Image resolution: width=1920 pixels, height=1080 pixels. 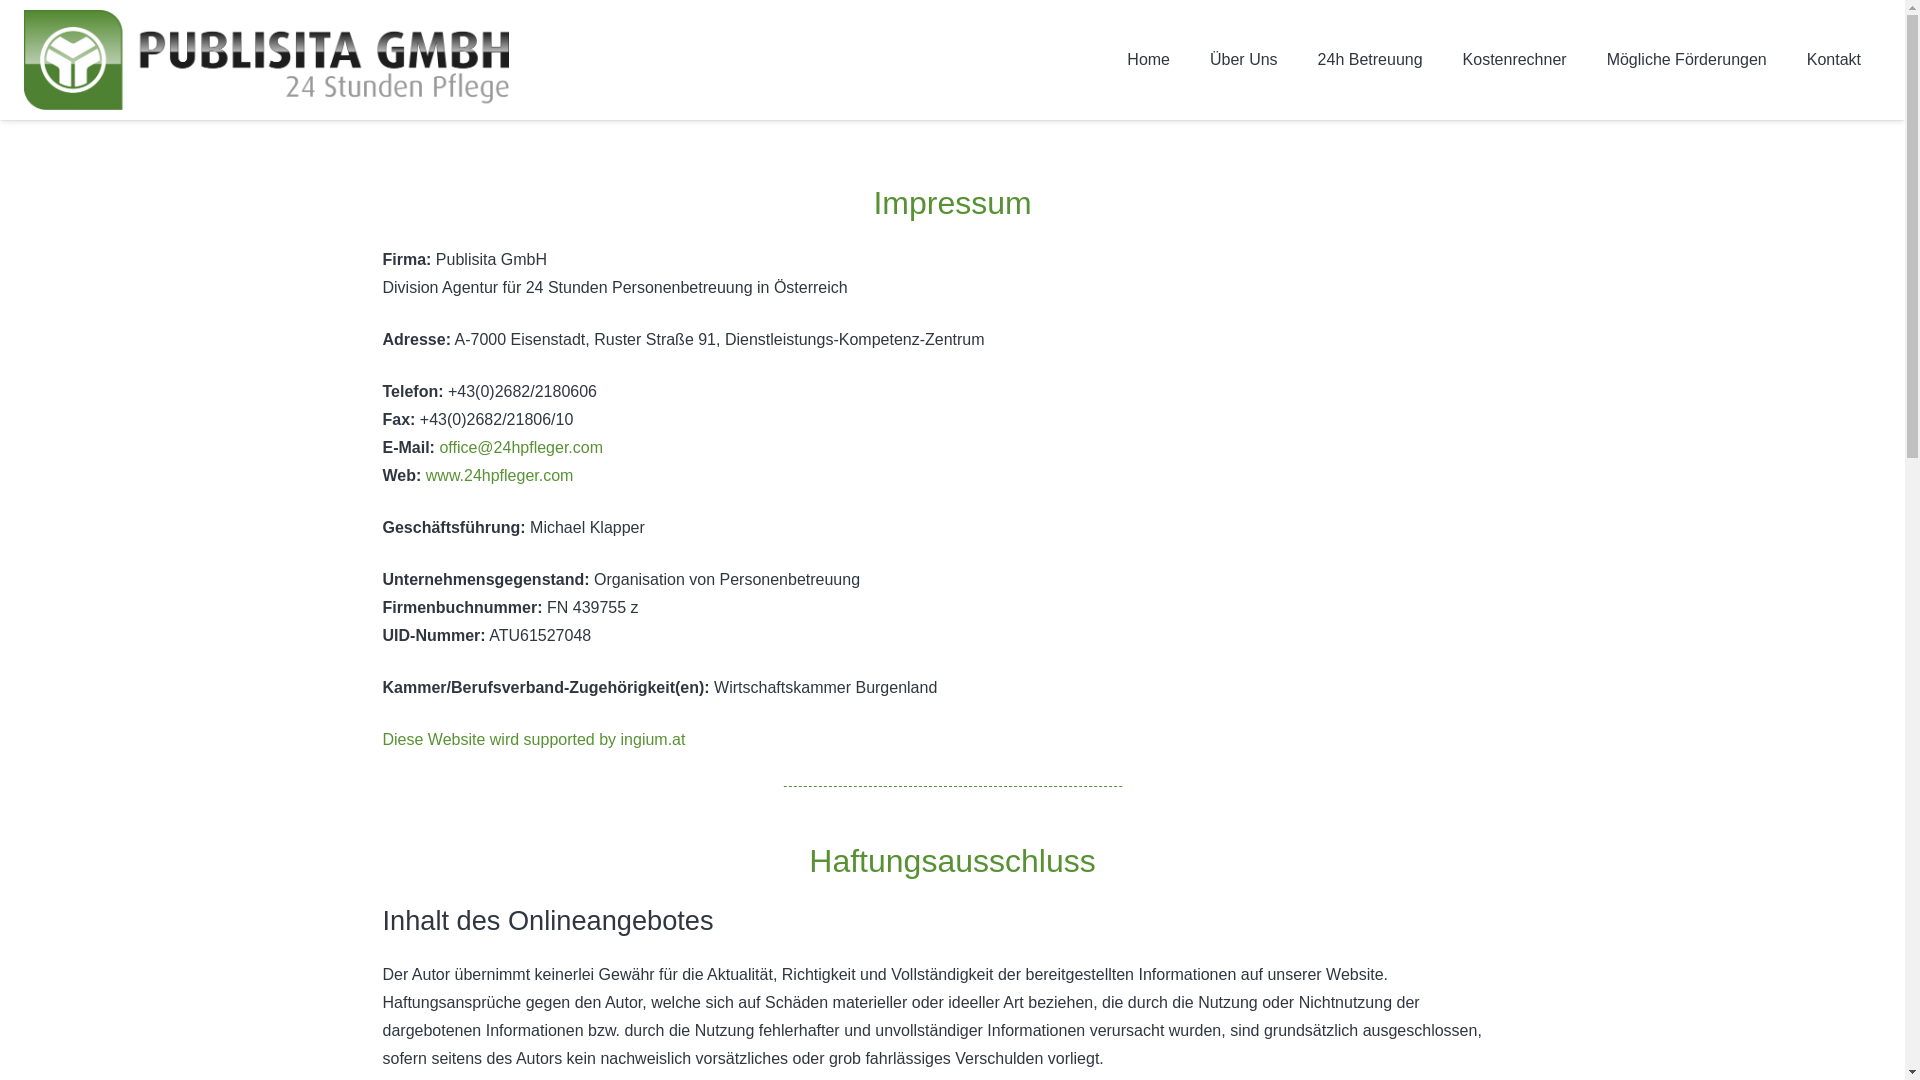 I want to click on 'Kontakt', so click(x=1833, y=59).